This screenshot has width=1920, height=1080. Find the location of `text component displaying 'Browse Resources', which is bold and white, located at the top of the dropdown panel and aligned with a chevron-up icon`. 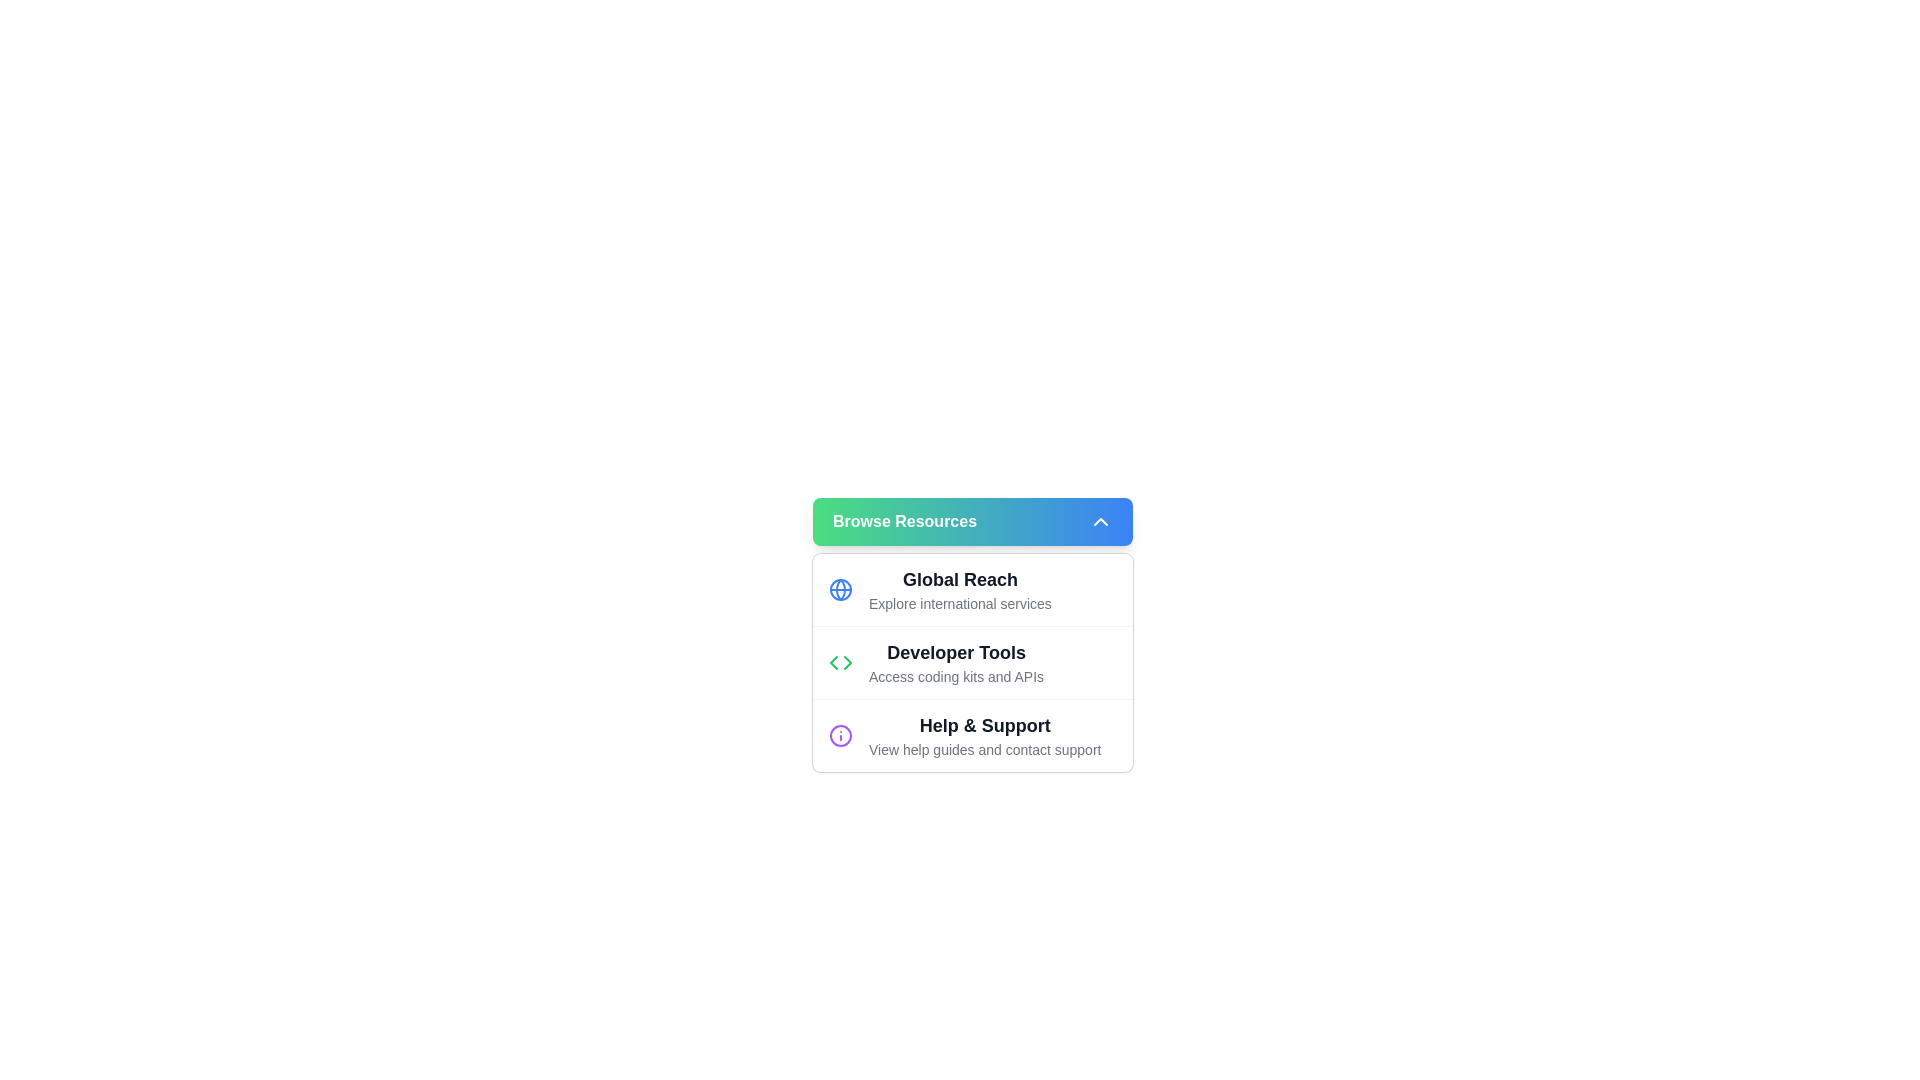

text component displaying 'Browse Resources', which is bold and white, located at the top of the dropdown panel and aligned with a chevron-up icon is located at coordinates (904, 520).